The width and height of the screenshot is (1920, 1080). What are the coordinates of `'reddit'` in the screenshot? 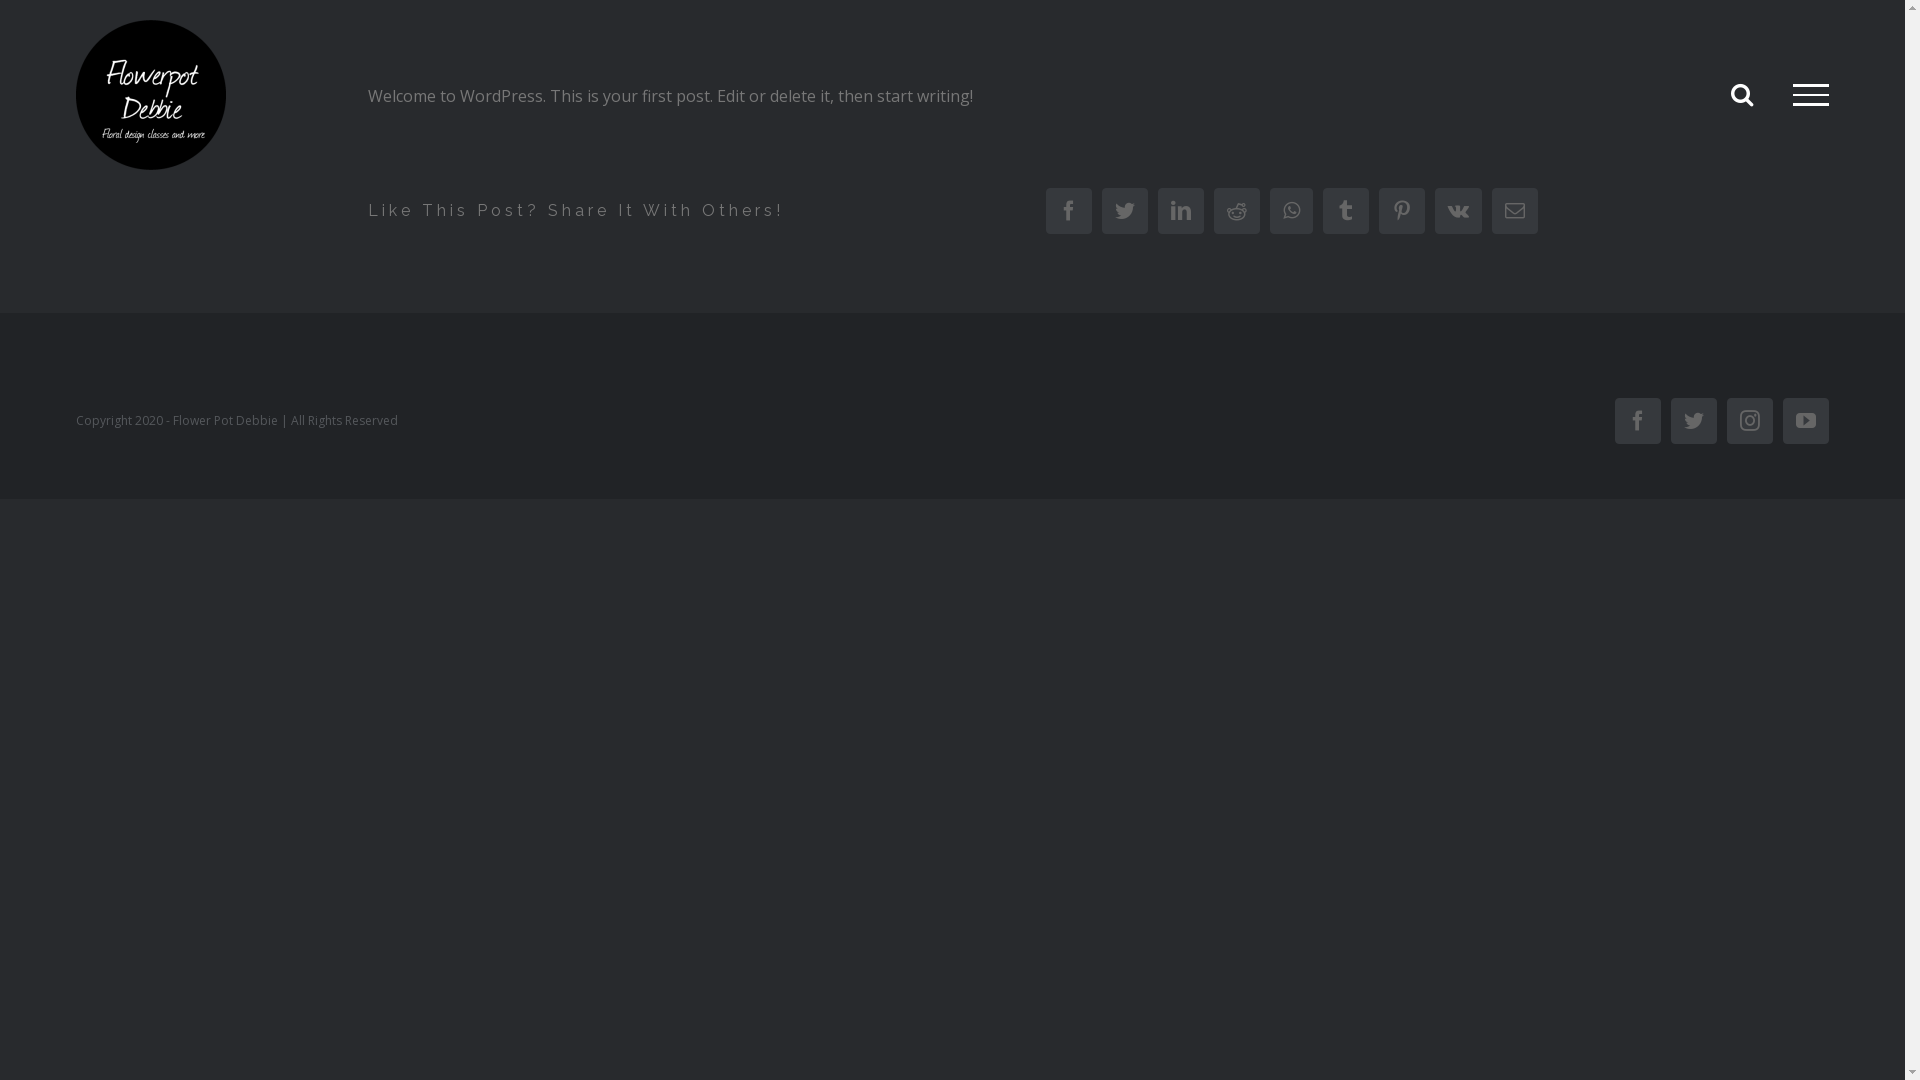 It's located at (1213, 211).